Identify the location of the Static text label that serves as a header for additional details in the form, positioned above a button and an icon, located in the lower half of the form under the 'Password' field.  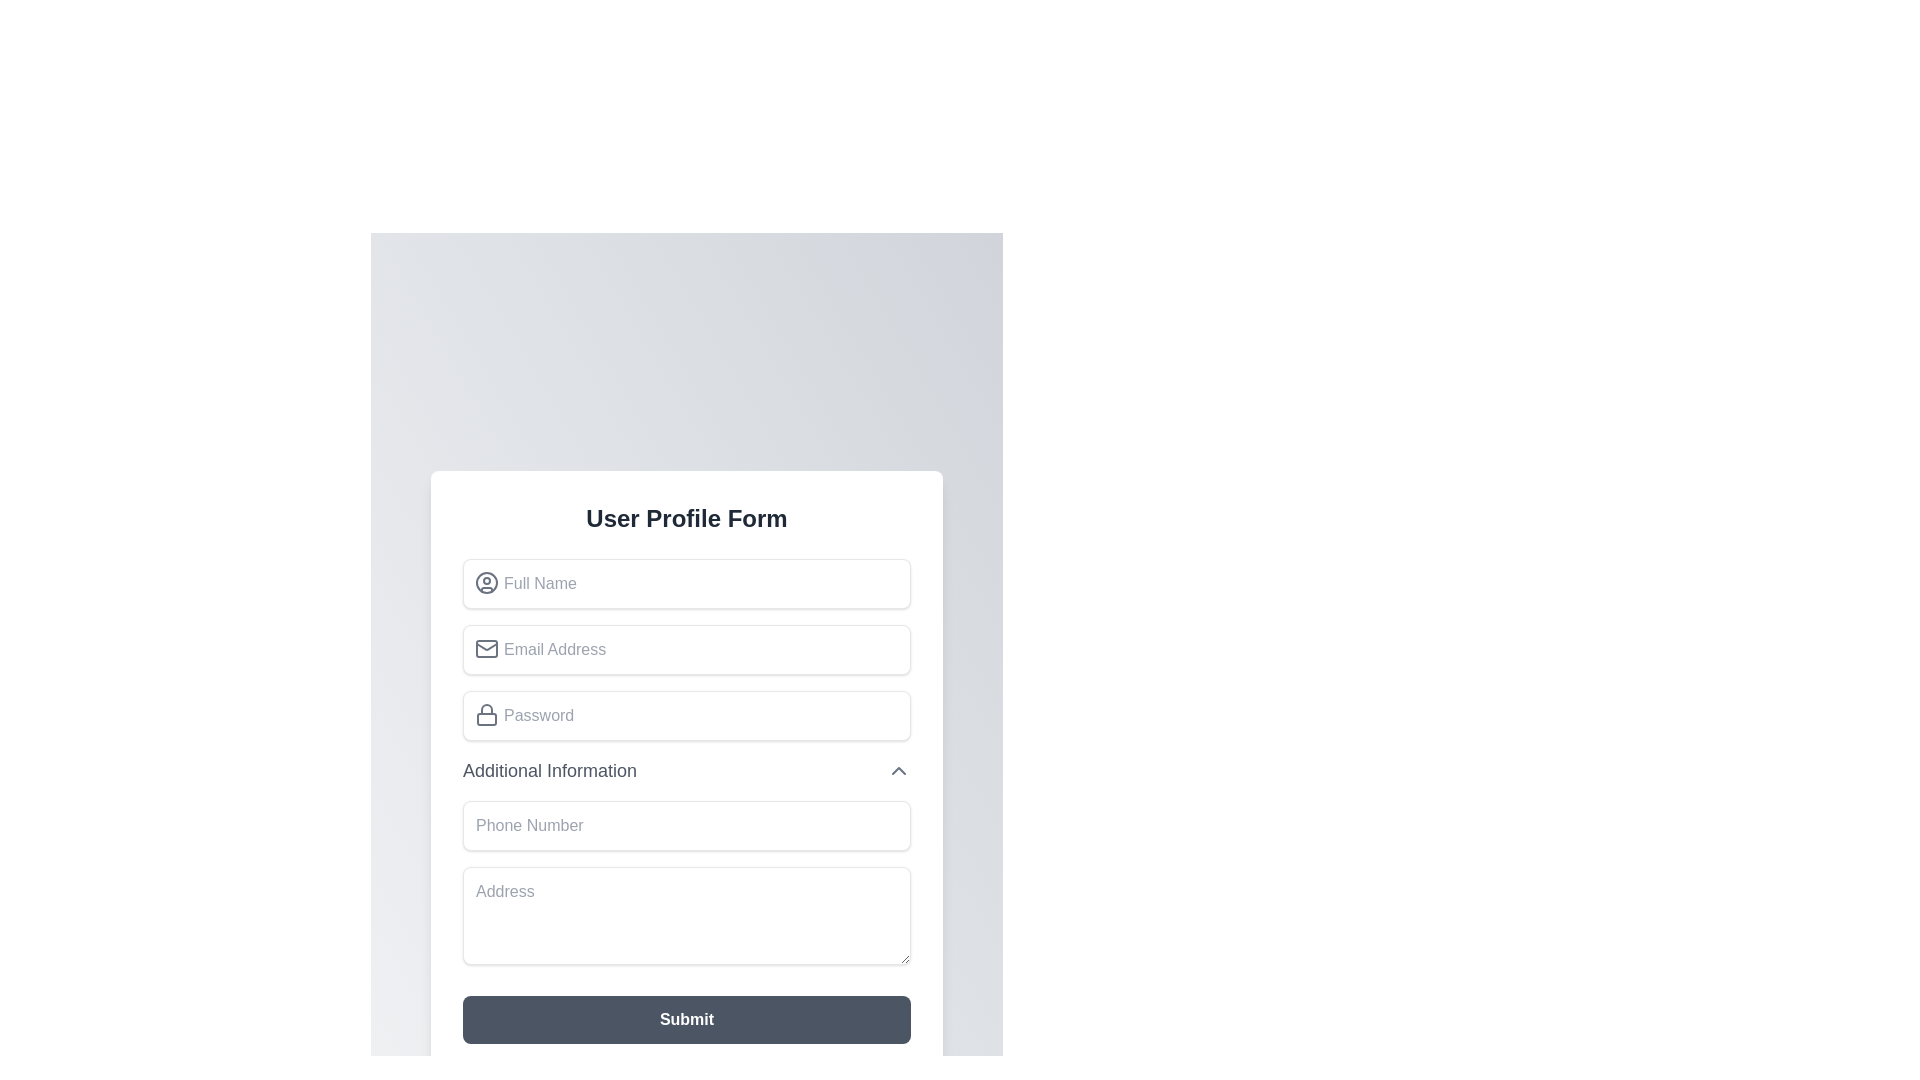
(550, 769).